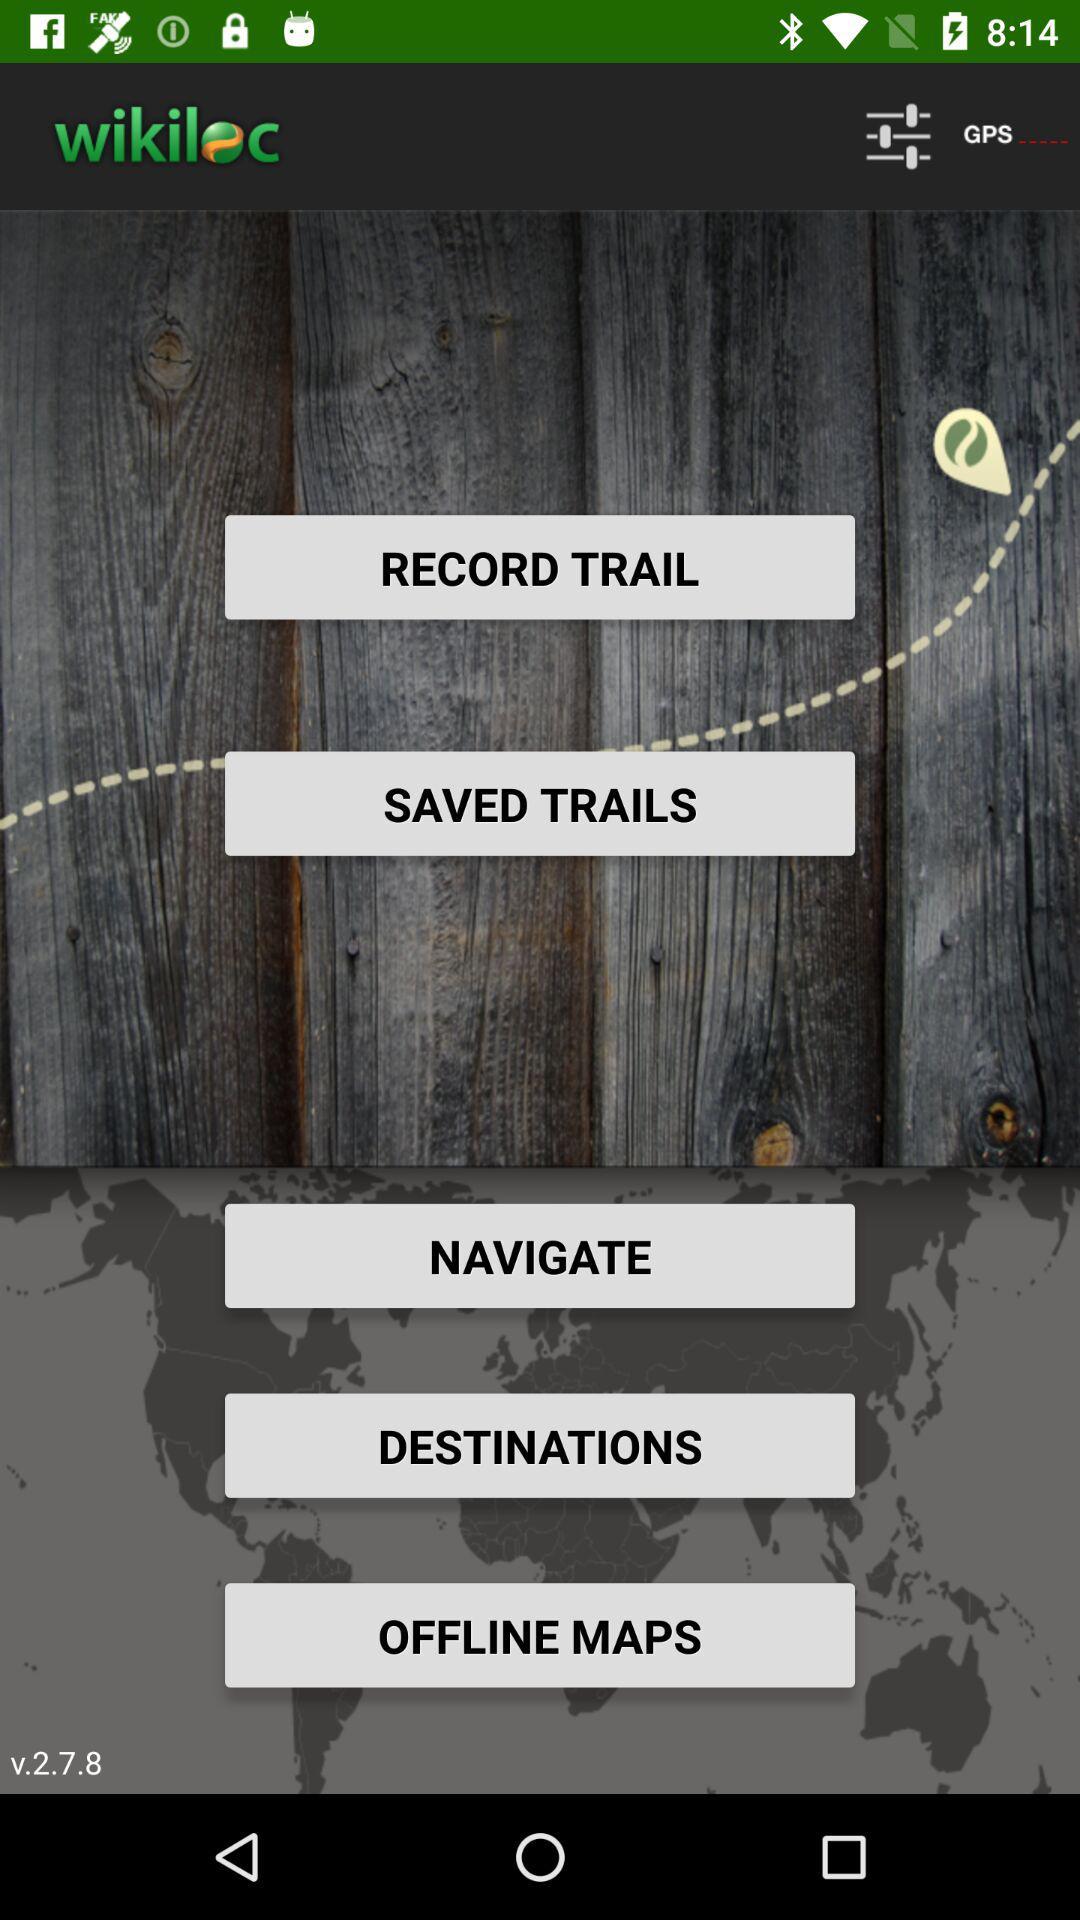 The width and height of the screenshot is (1080, 1920). I want to click on item below the navigate, so click(540, 1445).